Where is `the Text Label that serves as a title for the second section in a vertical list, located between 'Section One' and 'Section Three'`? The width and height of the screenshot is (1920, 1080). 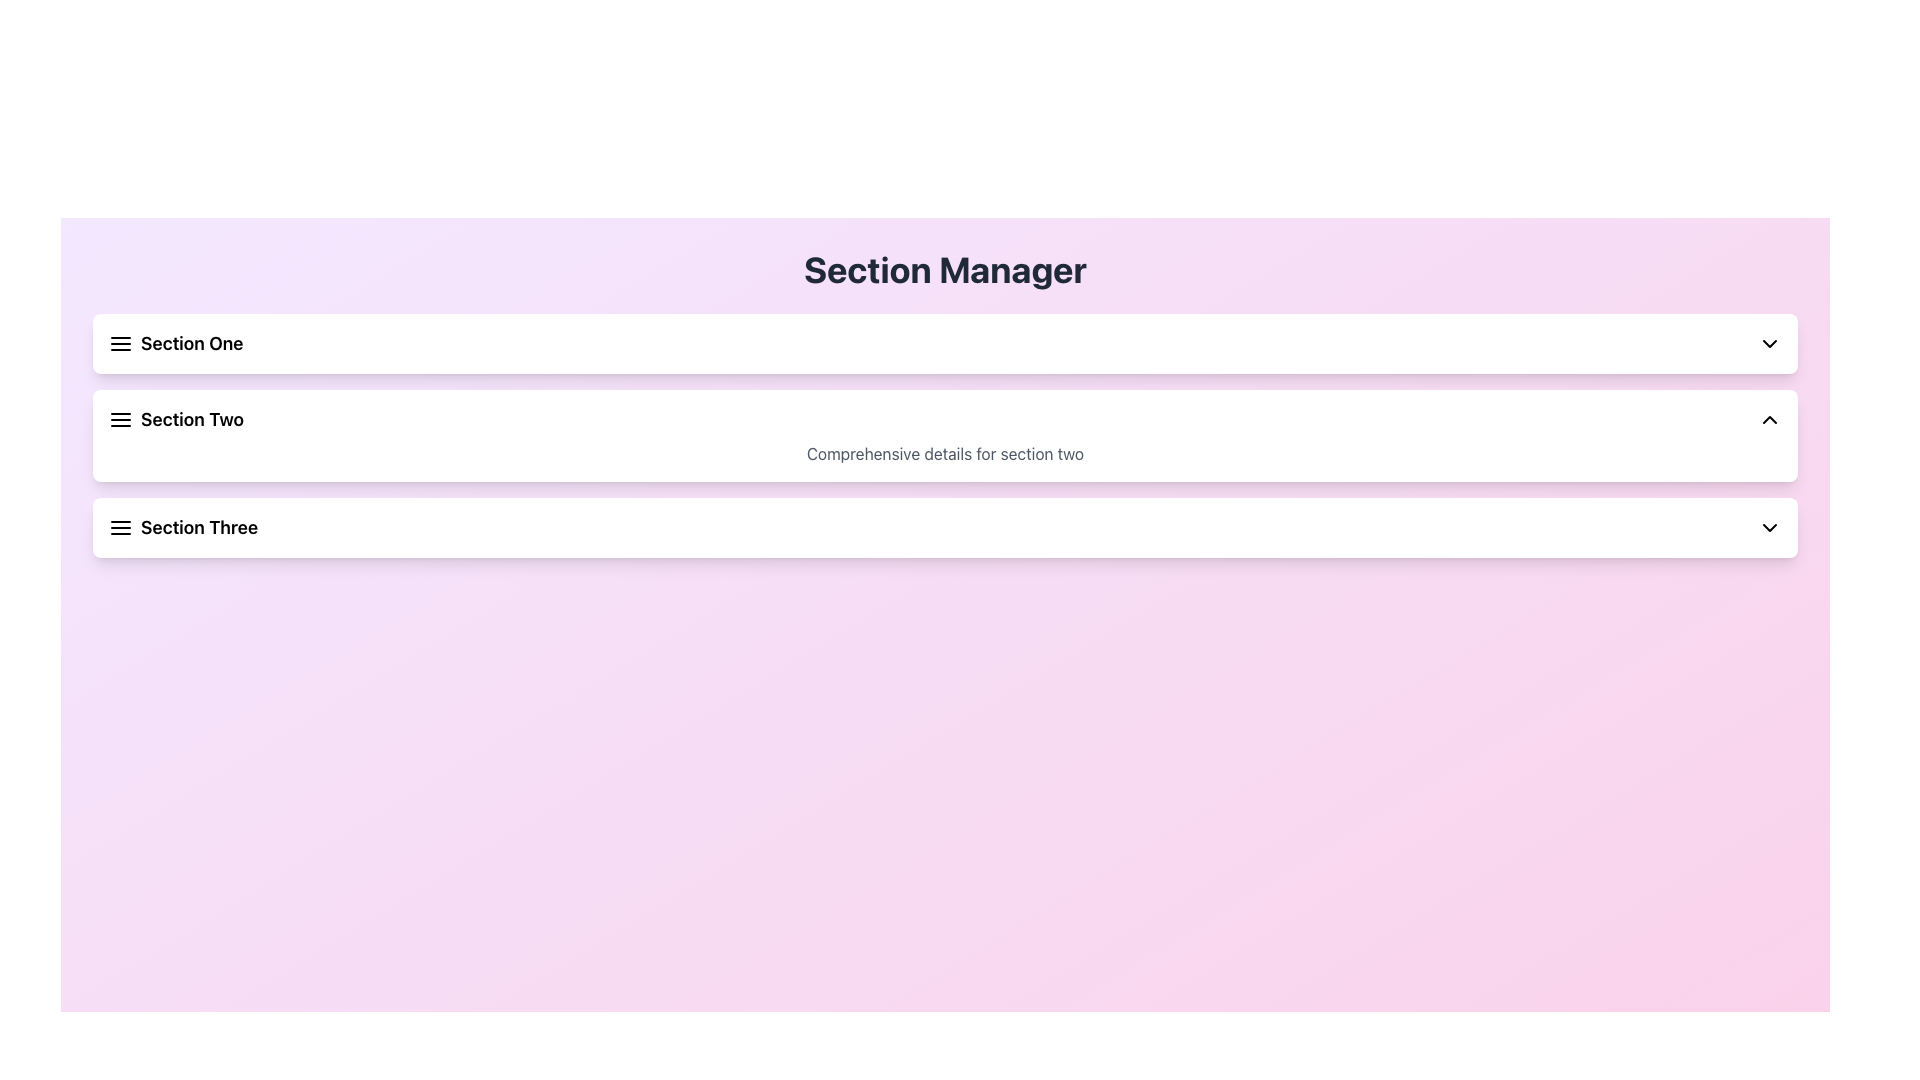
the Text Label that serves as a title for the second section in a vertical list, located between 'Section One' and 'Section Three' is located at coordinates (176, 419).